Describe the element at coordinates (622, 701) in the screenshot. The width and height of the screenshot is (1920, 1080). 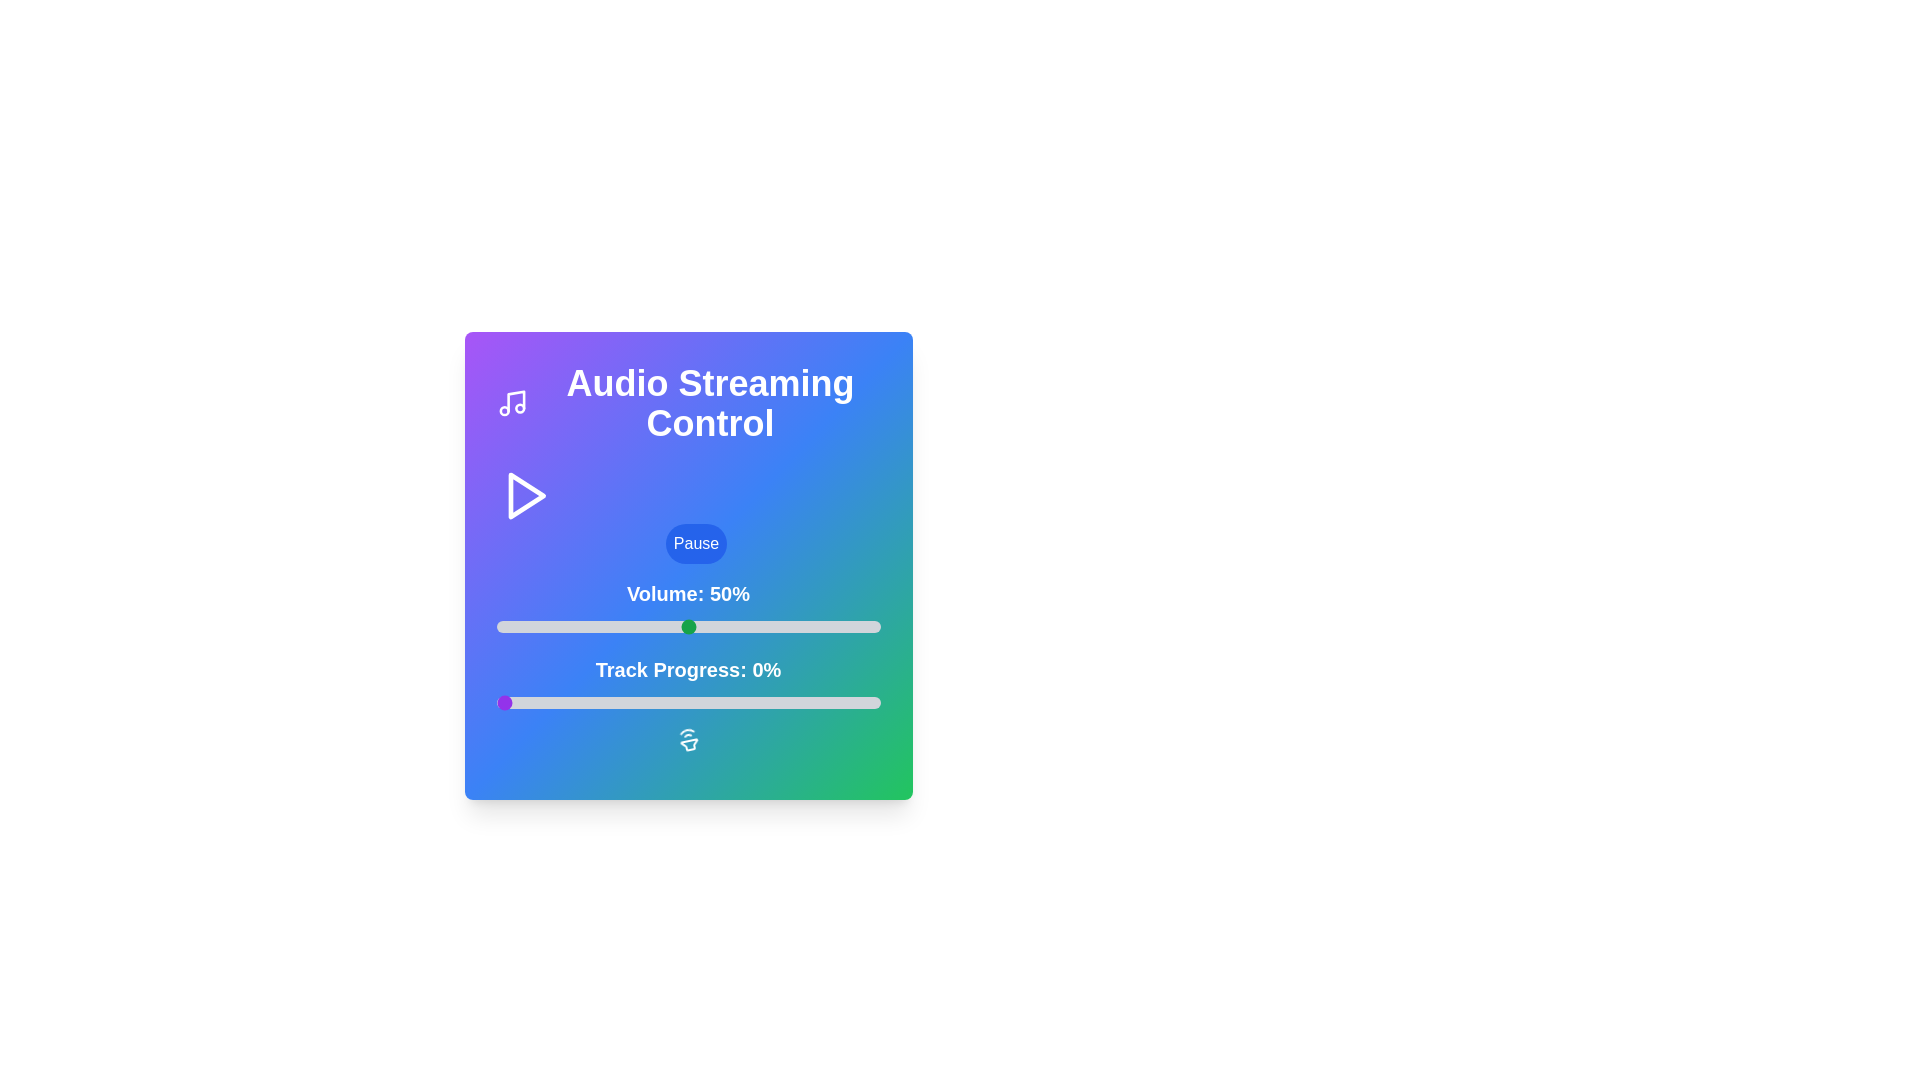
I see `the track progress to 33% by interacting with the slider` at that location.